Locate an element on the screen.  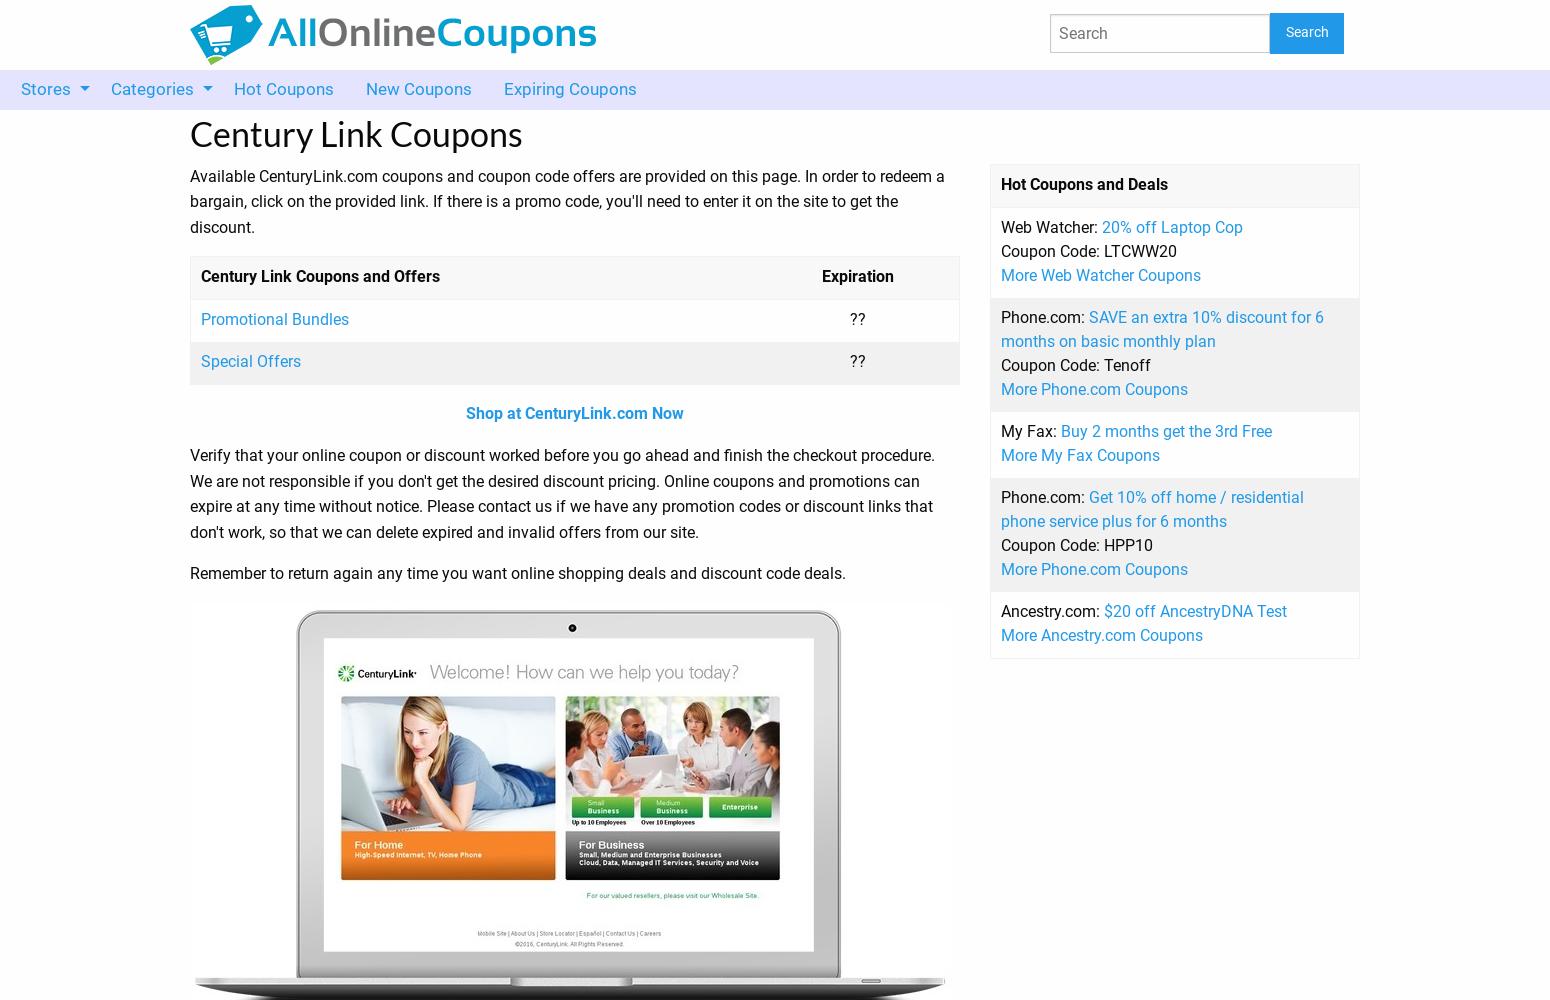
'Buy 2 months get the 3rd Free' is located at coordinates (1166, 430).